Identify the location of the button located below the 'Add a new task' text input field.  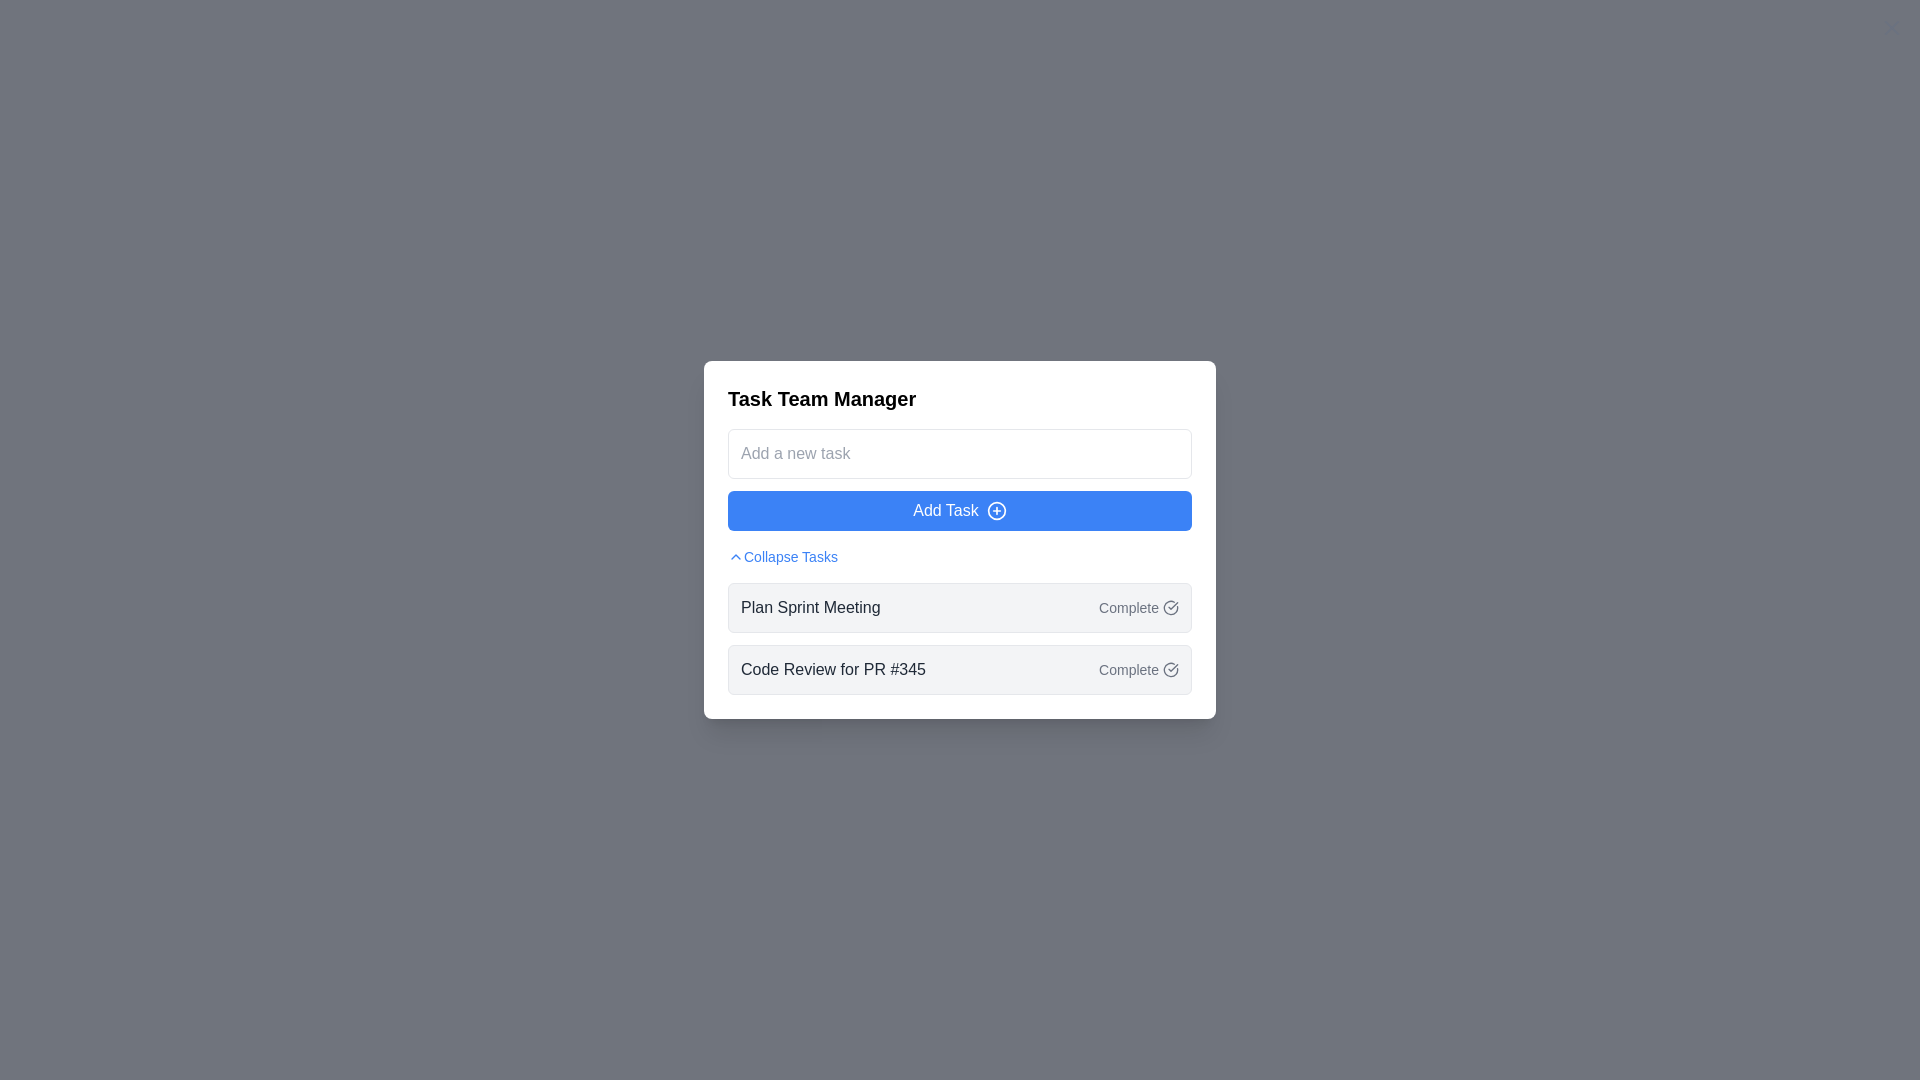
(960, 509).